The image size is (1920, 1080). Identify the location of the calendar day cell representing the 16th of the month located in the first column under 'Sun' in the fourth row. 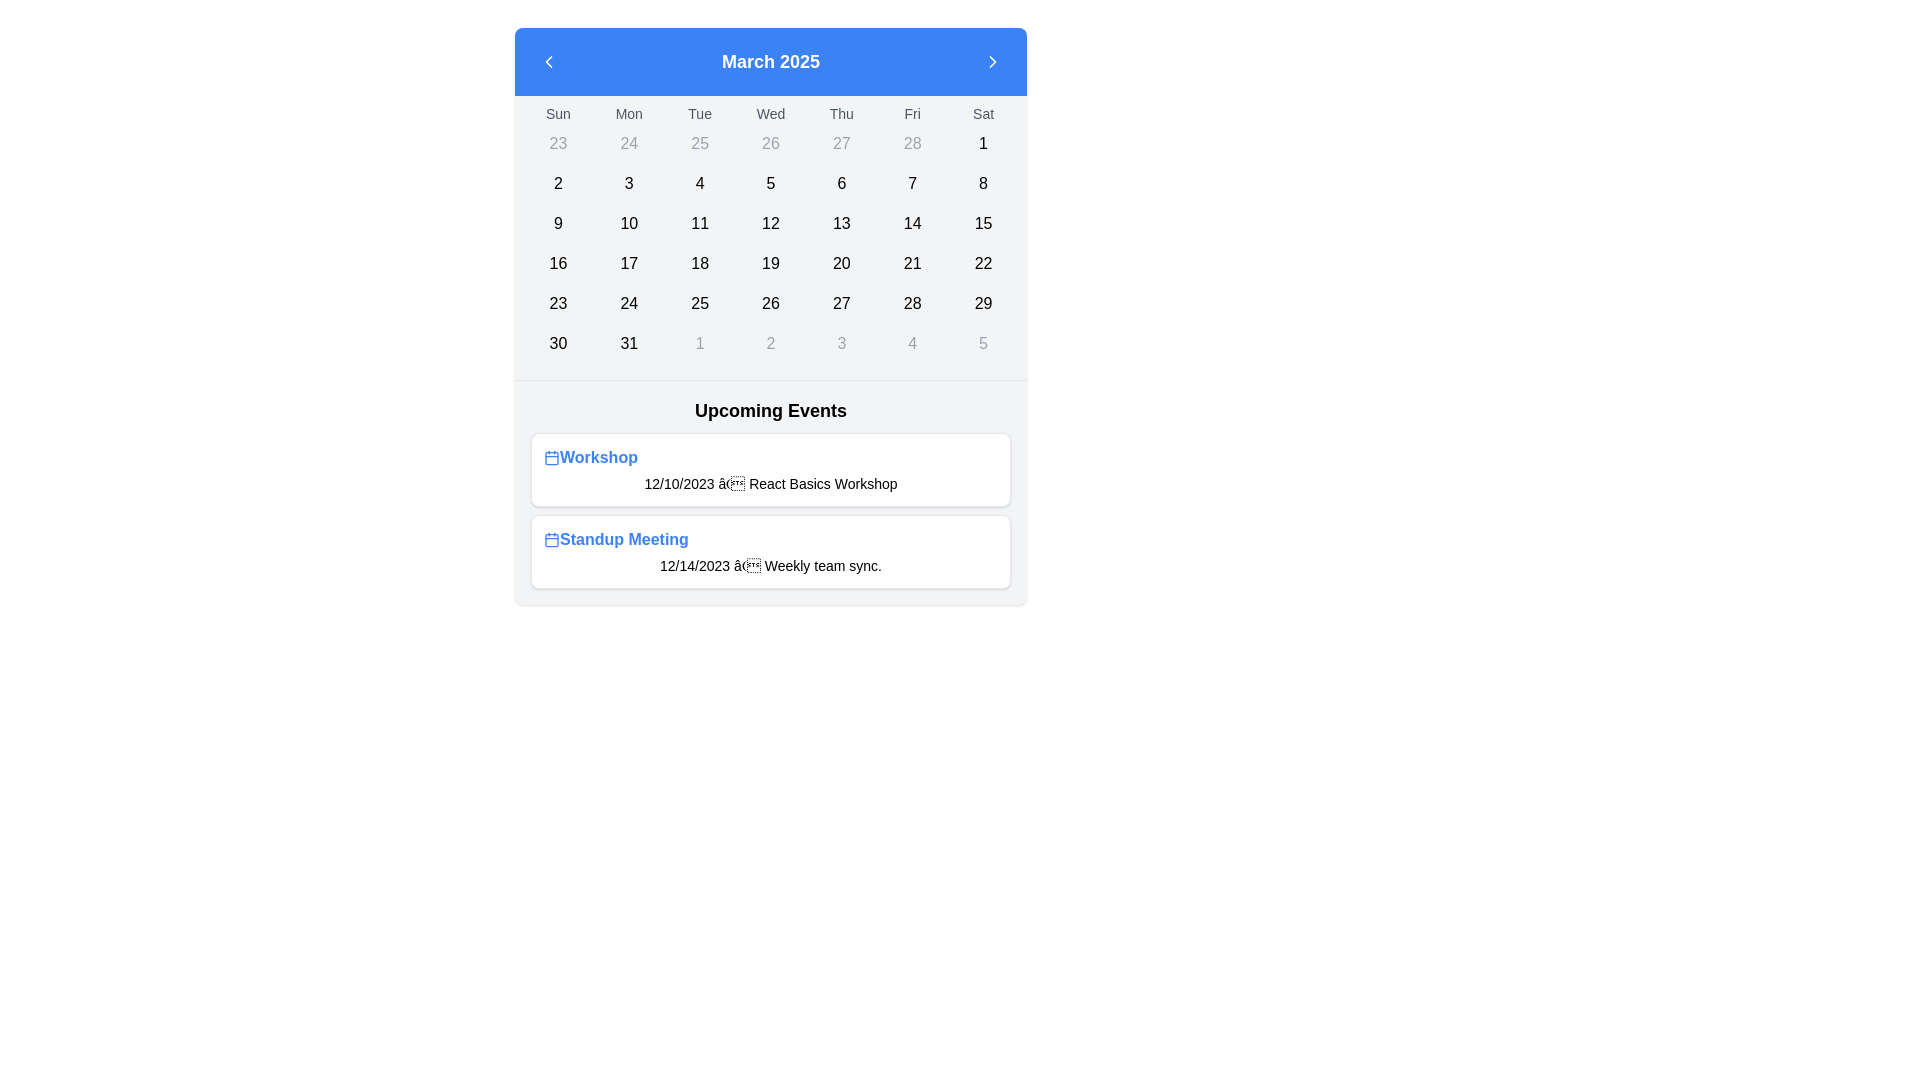
(558, 262).